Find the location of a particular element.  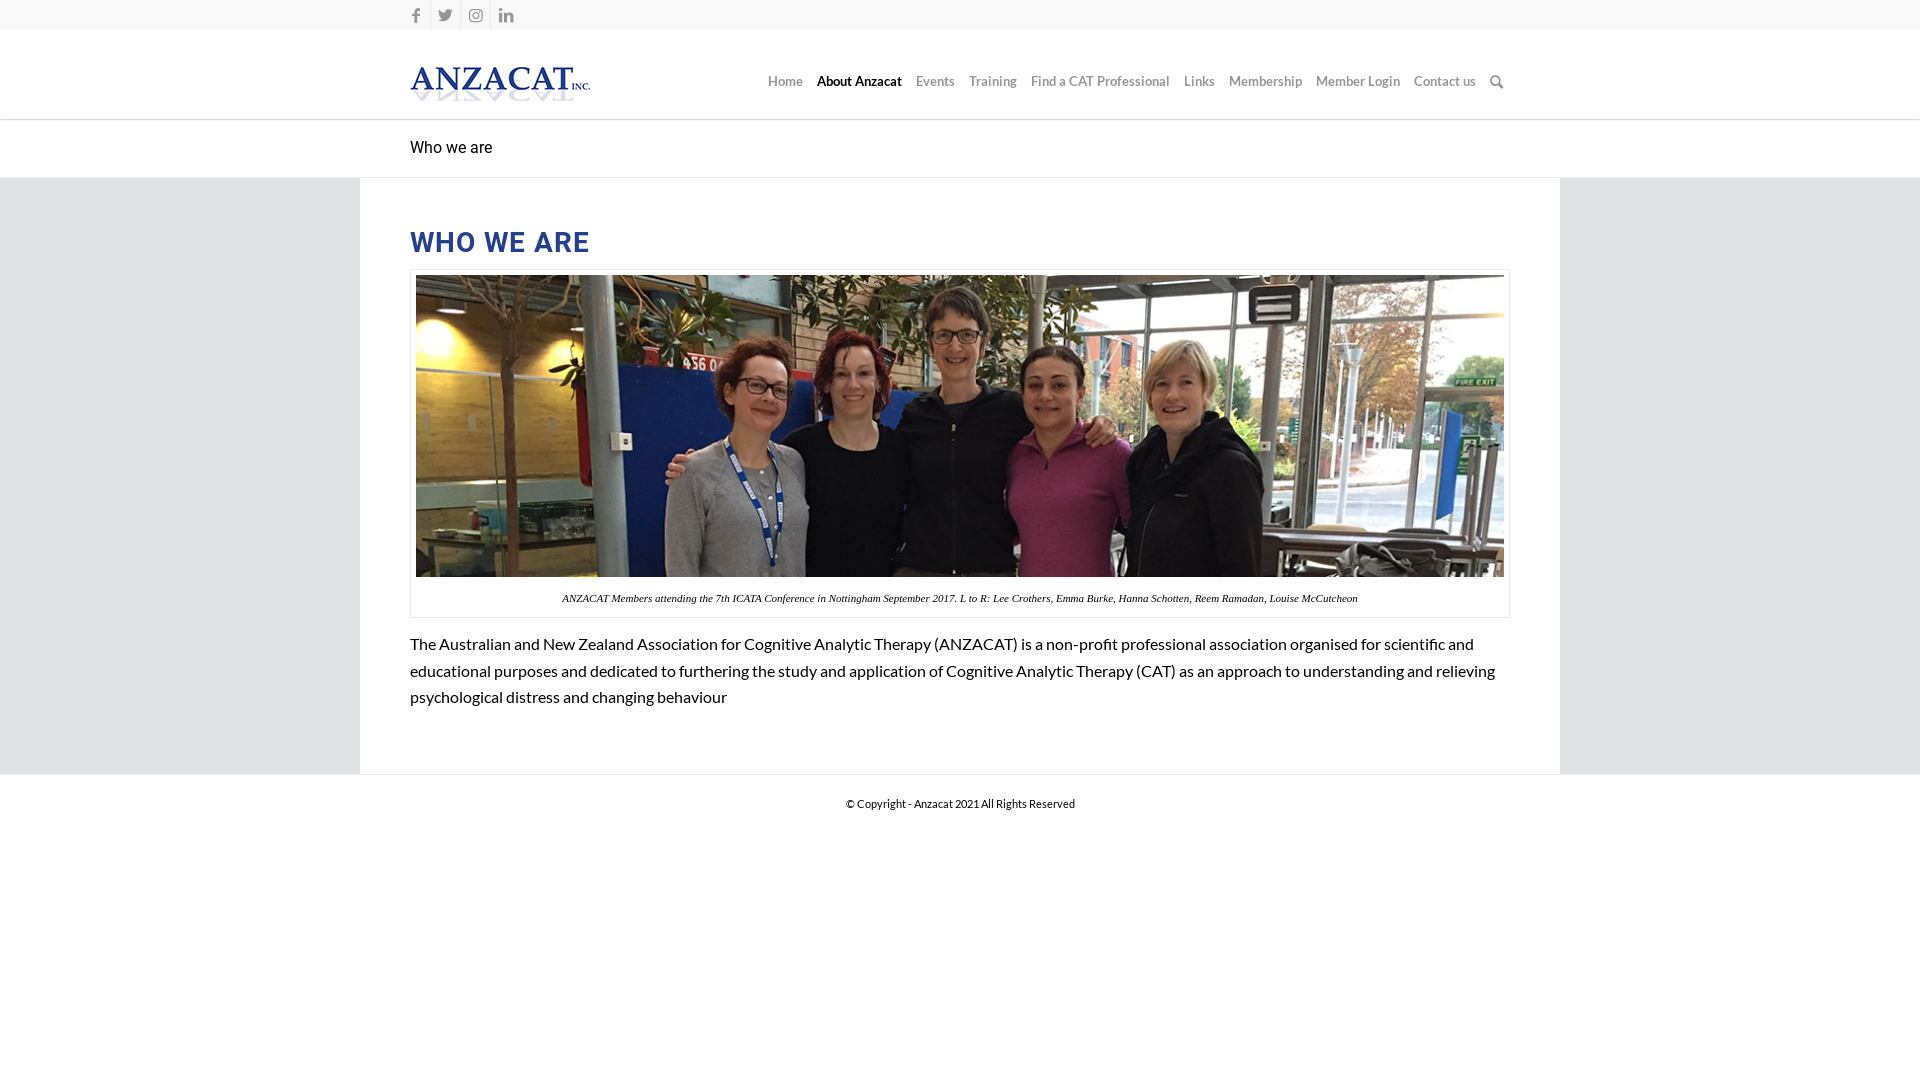

'Who we are' is located at coordinates (450, 146).